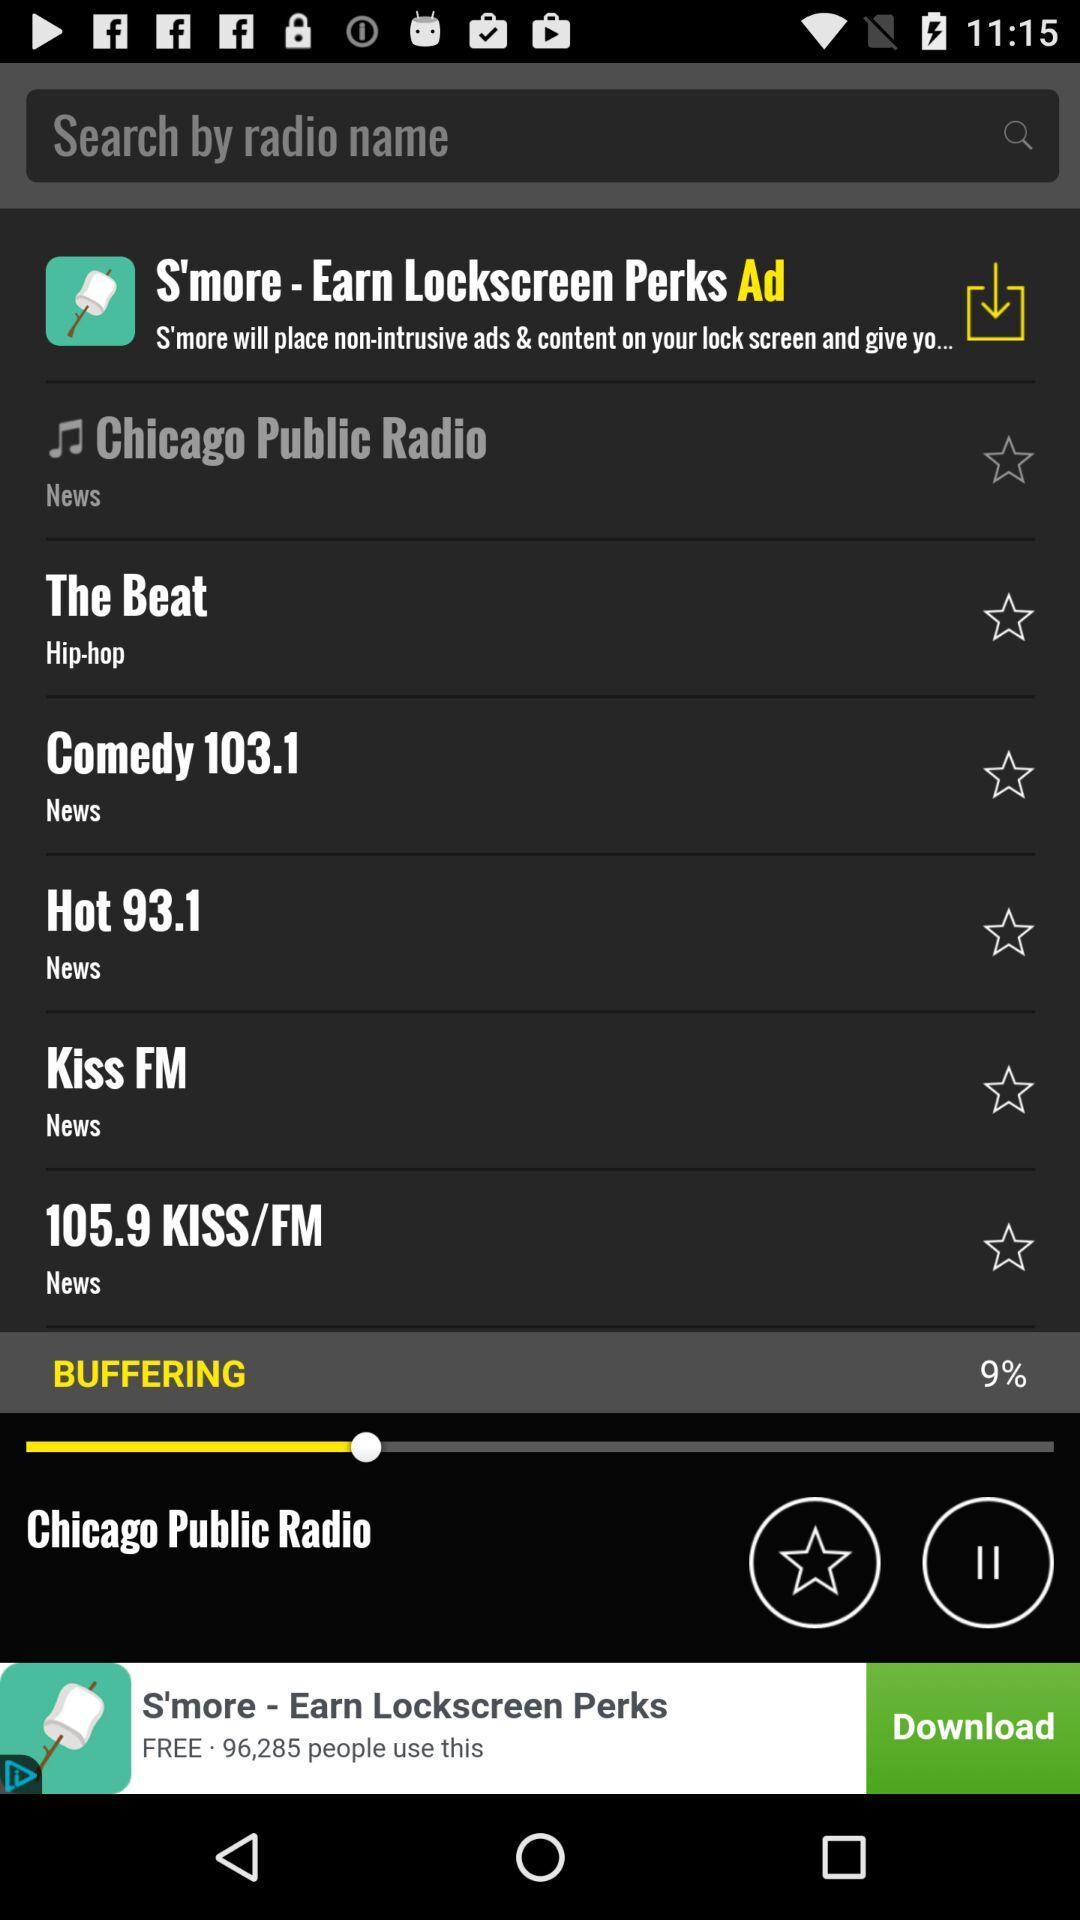  I want to click on advertisement download, so click(540, 1727).